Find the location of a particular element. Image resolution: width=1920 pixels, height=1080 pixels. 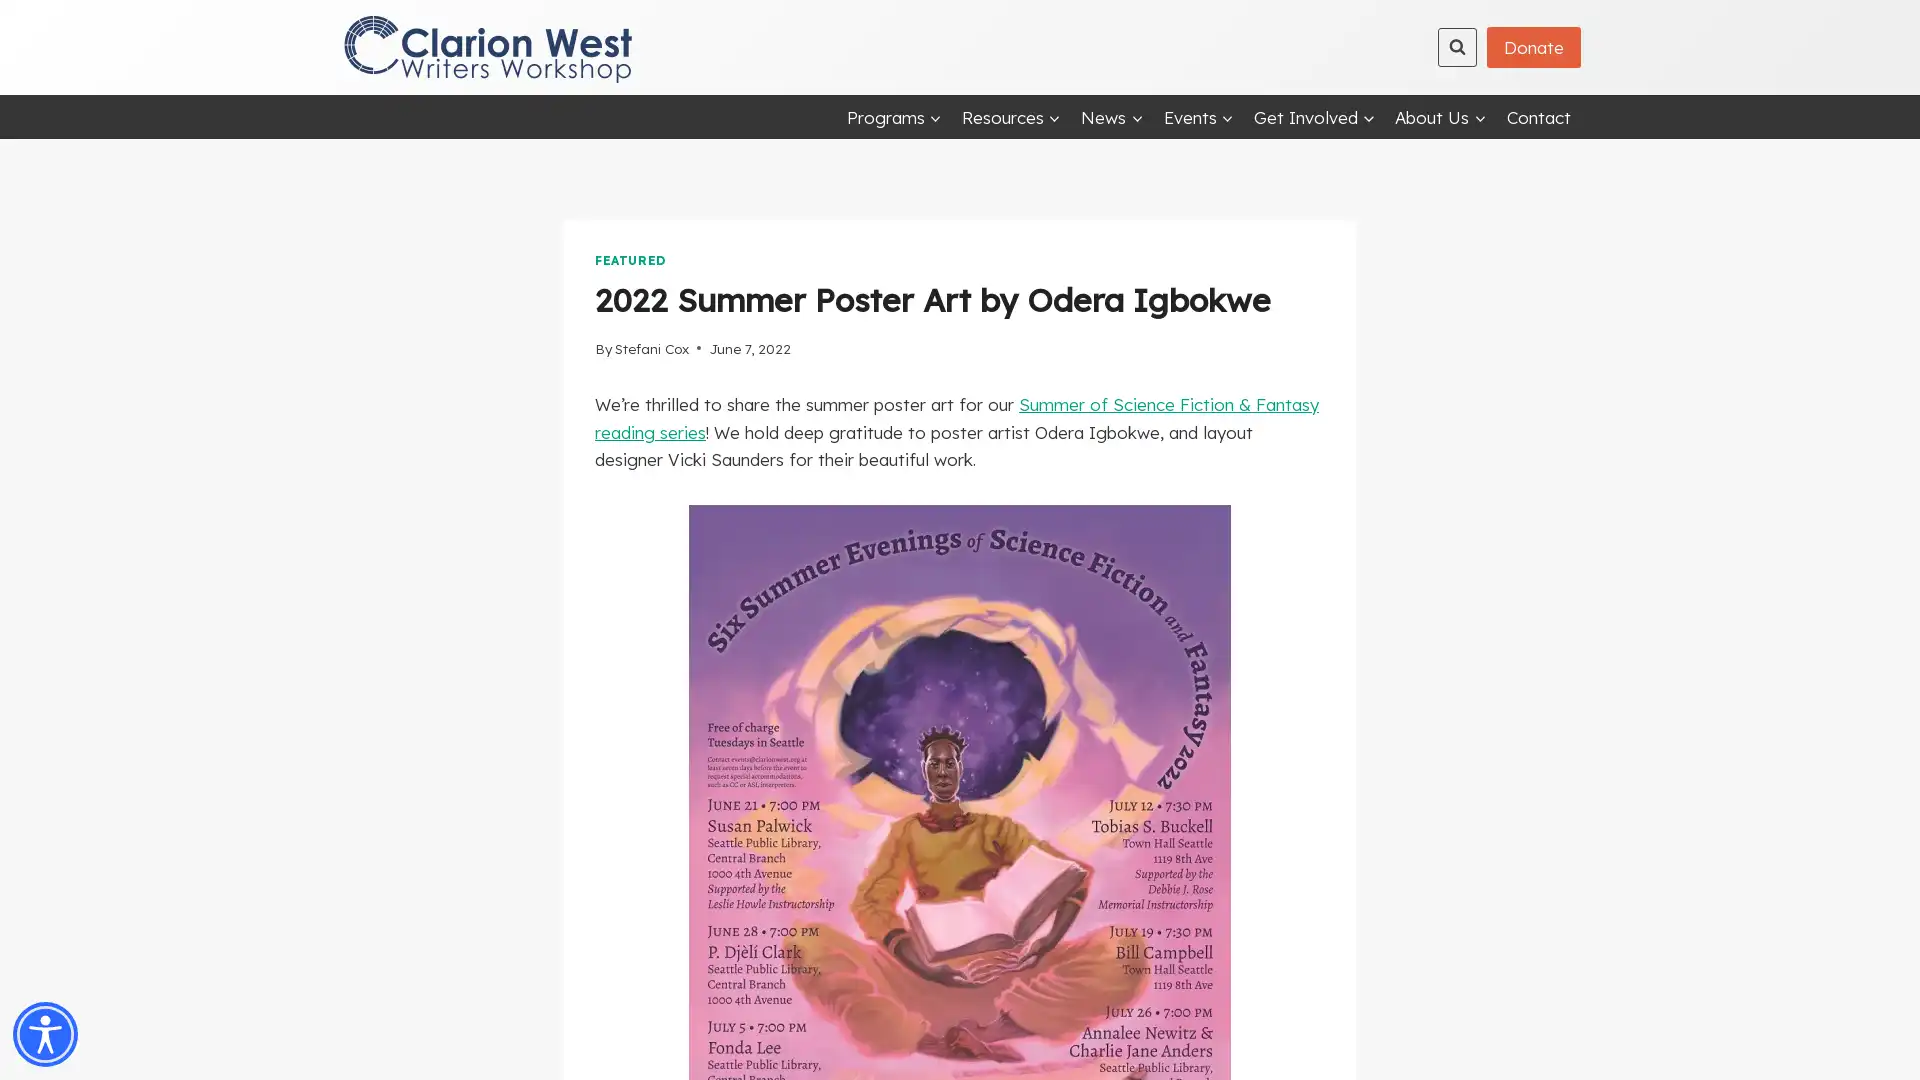

Expand child menu is located at coordinates (1440, 116).